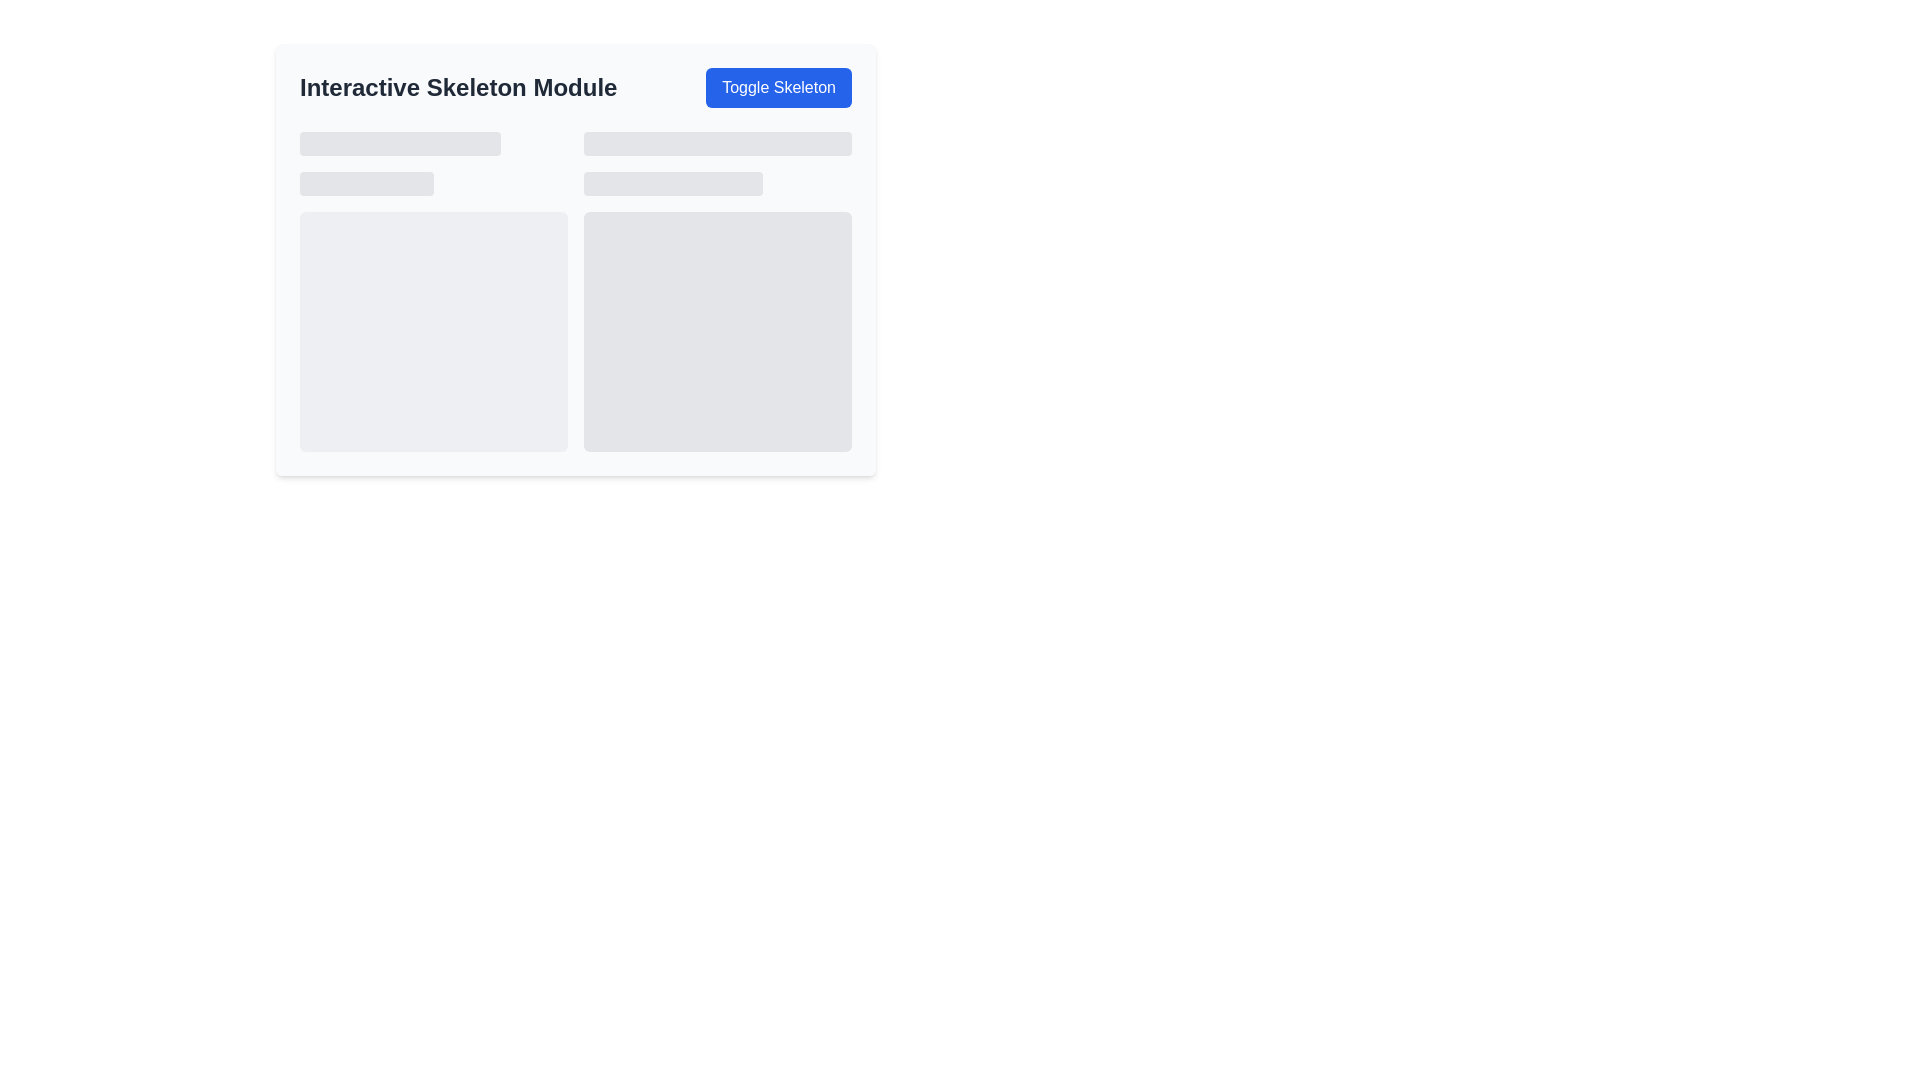  I want to click on the 'Toggle Skeleton' button with a blue background and rounded corners to observe style changes, so click(778, 87).